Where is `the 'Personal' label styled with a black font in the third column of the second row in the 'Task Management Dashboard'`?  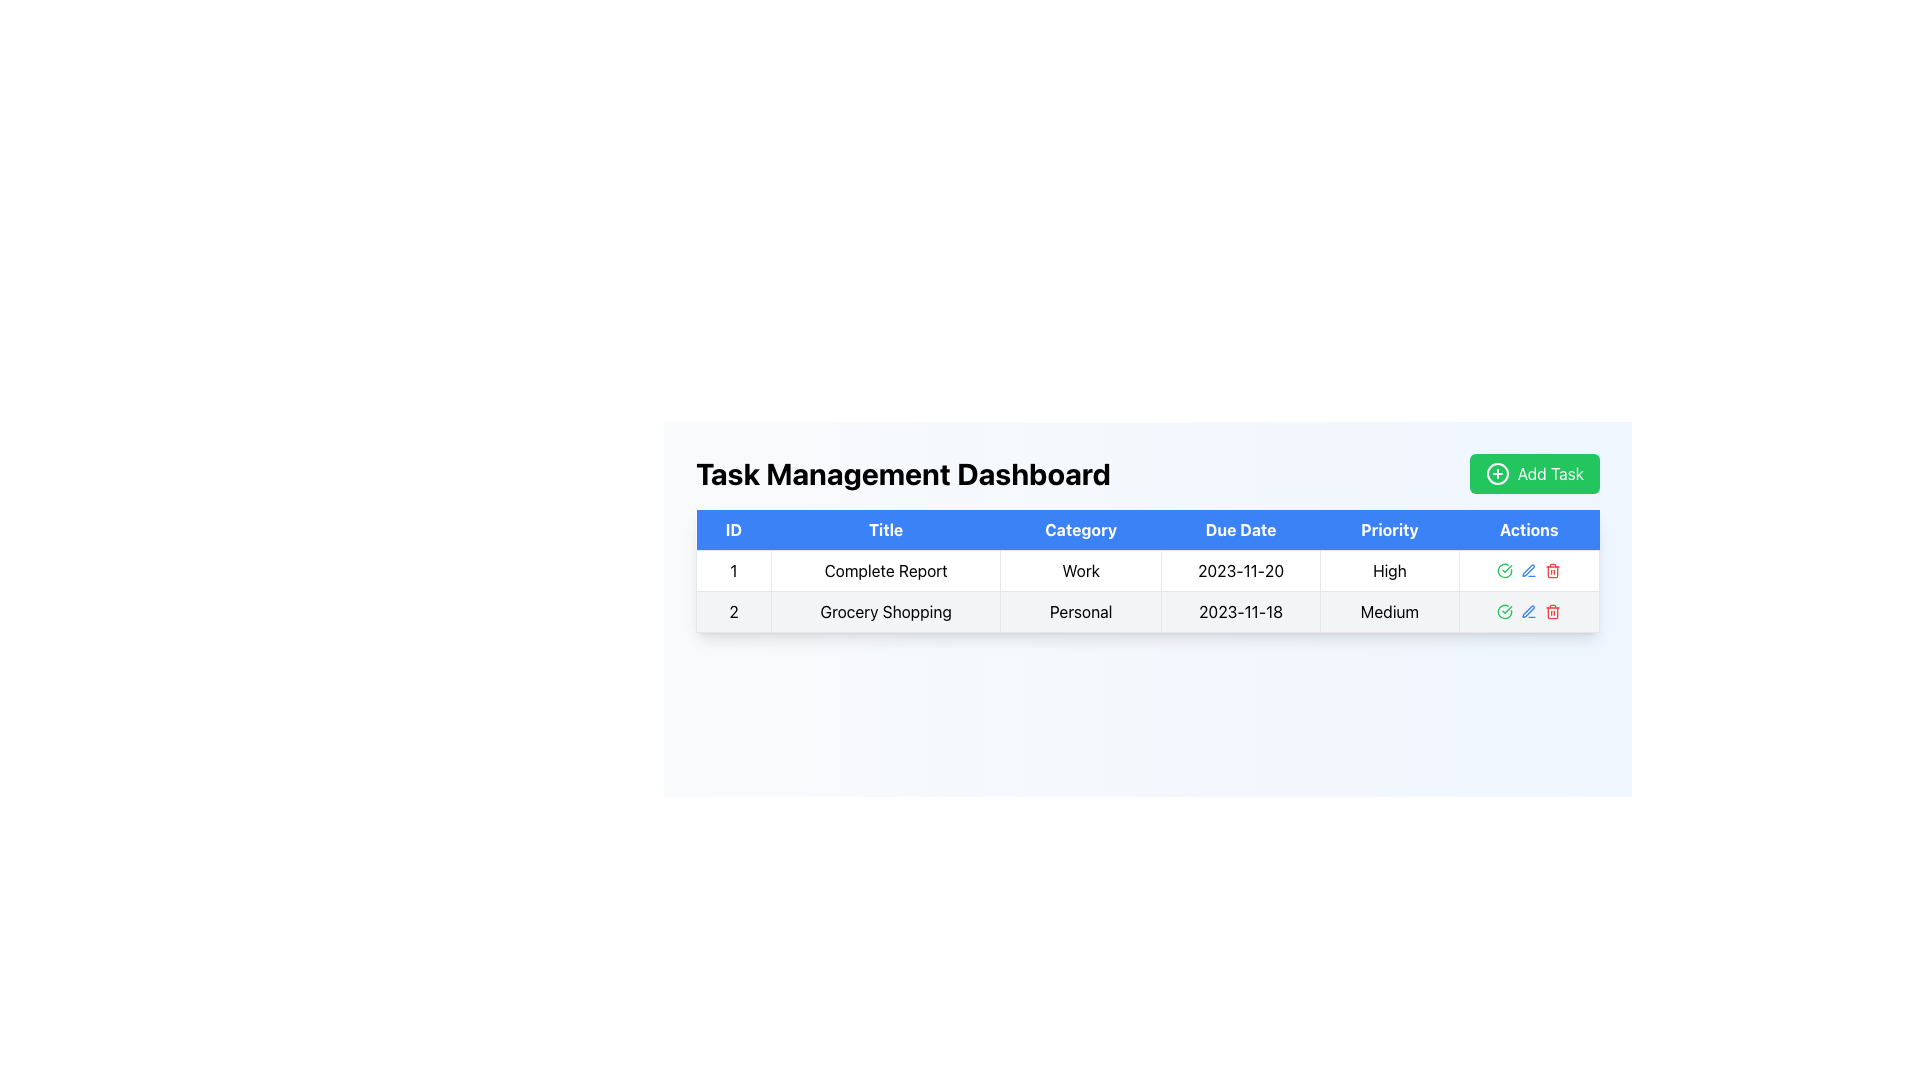 the 'Personal' label styled with a black font in the third column of the second row in the 'Task Management Dashboard' is located at coordinates (1080, 611).